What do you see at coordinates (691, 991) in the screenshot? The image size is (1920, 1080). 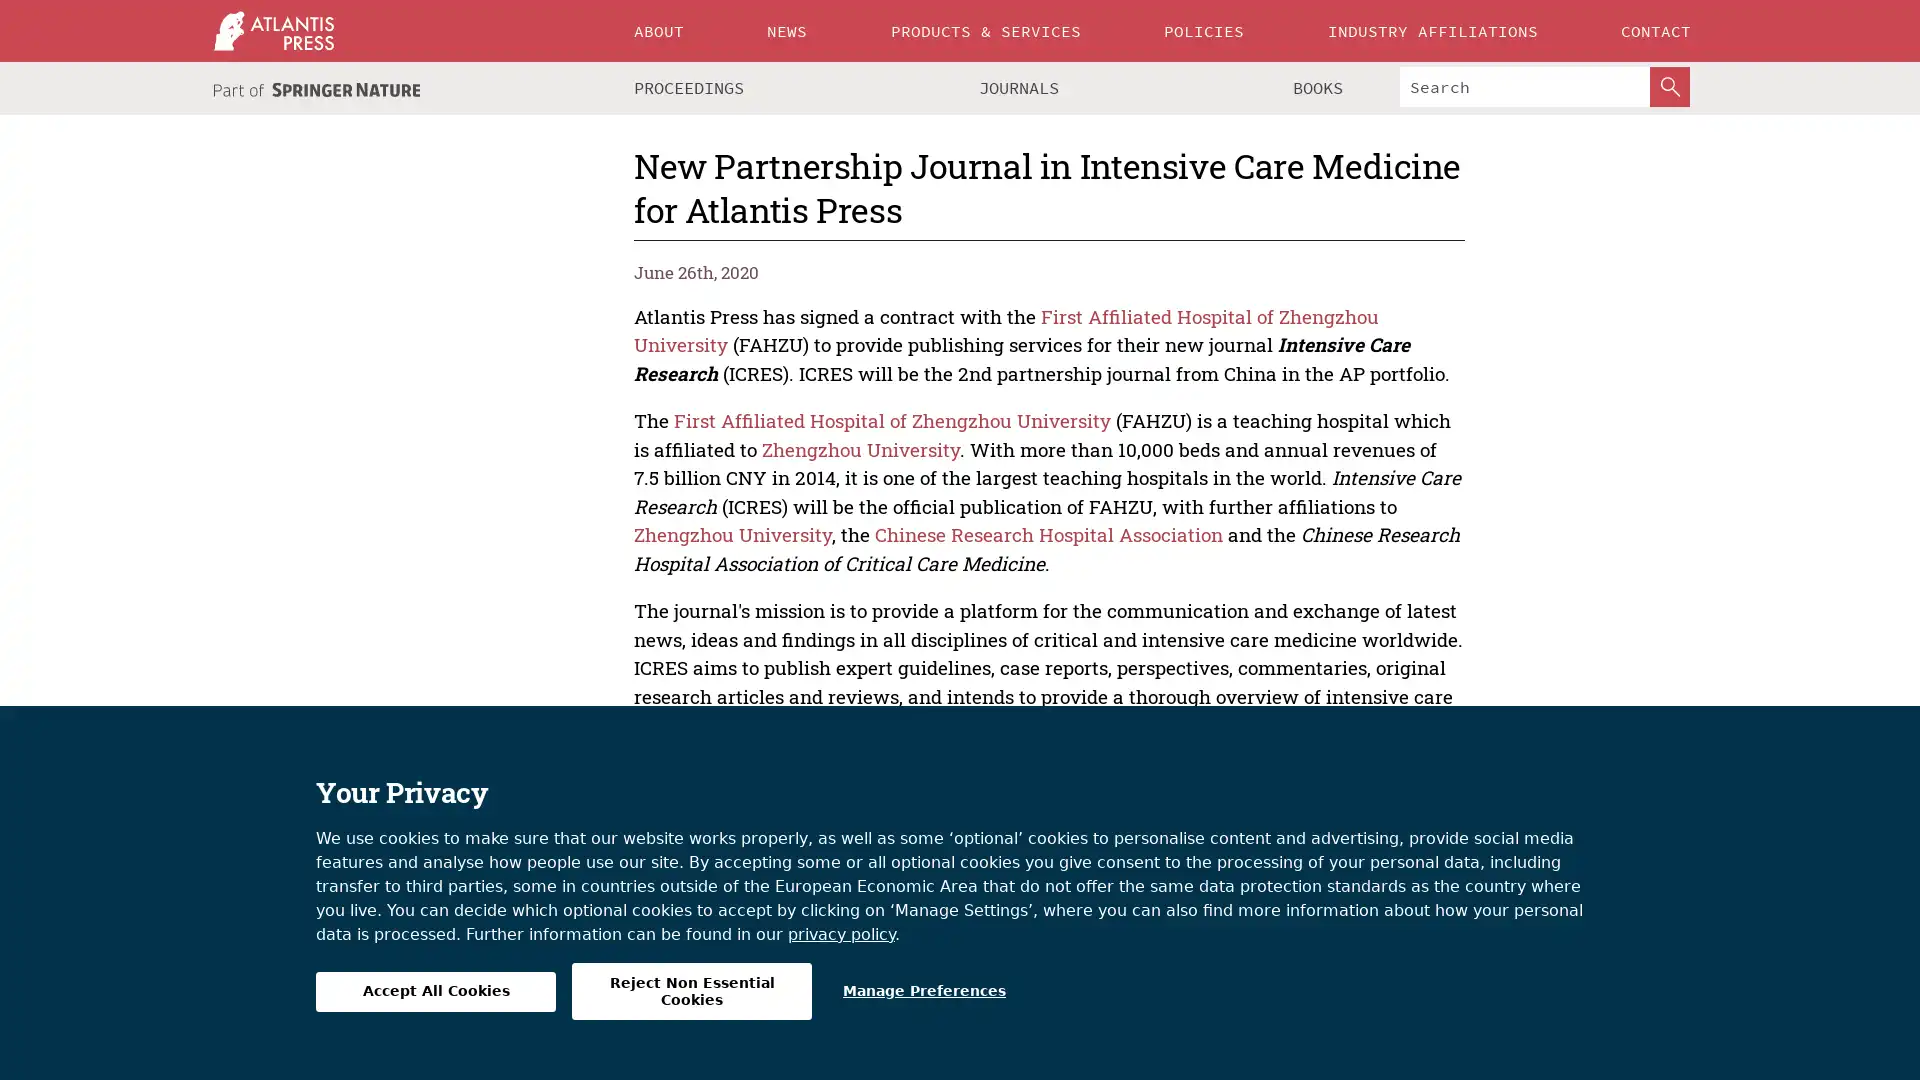 I see `Reject Non Essential Cookies` at bounding box center [691, 991].